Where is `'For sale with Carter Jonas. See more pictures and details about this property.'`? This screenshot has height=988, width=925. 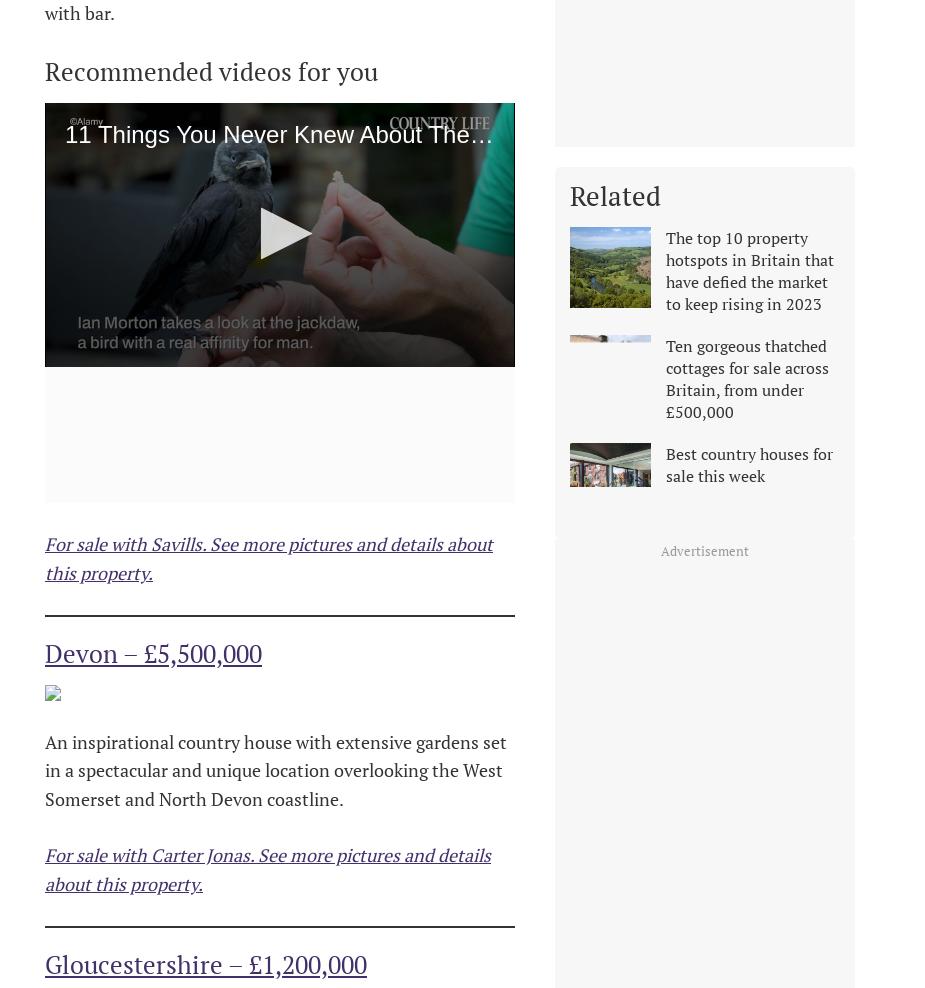 'For sale with Carter Jonas. See more pictures and details about this property.' is located at coordinates (266, 867).